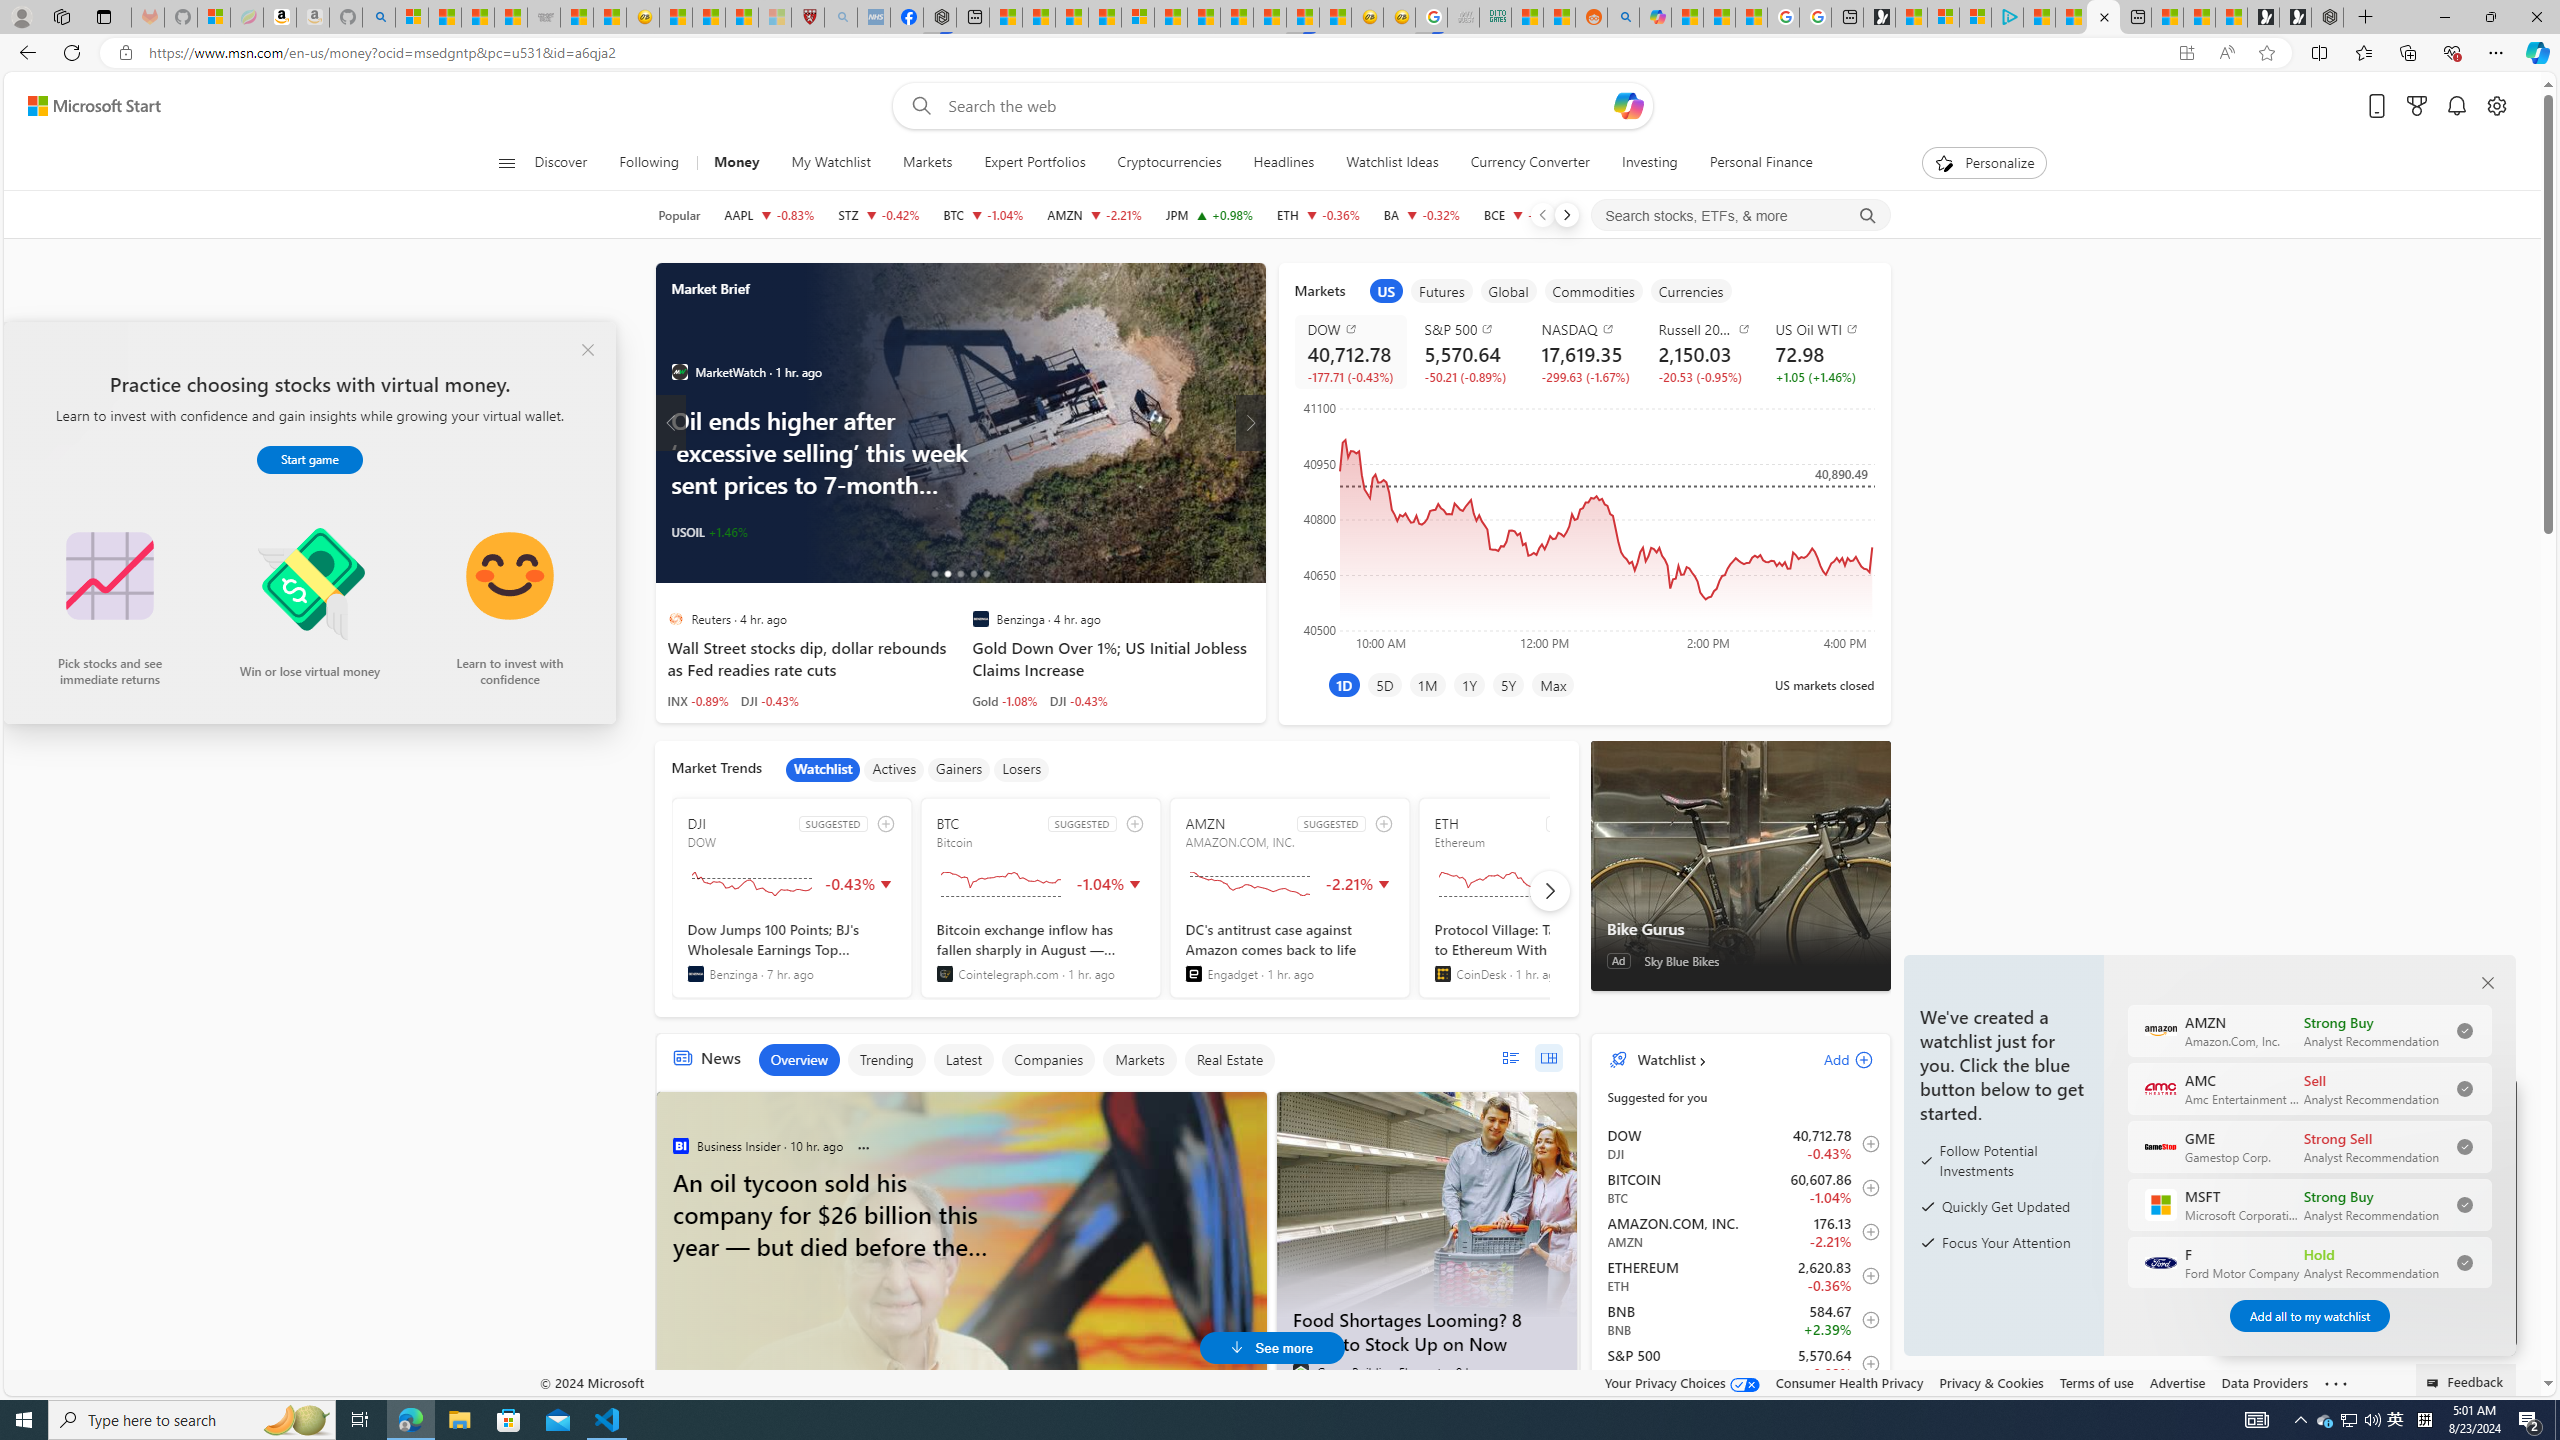 The image size is (2560, 1440). Describe the element at coordinates (829, 162) in the screenshot. I see `'My Watchlist'` at that location.